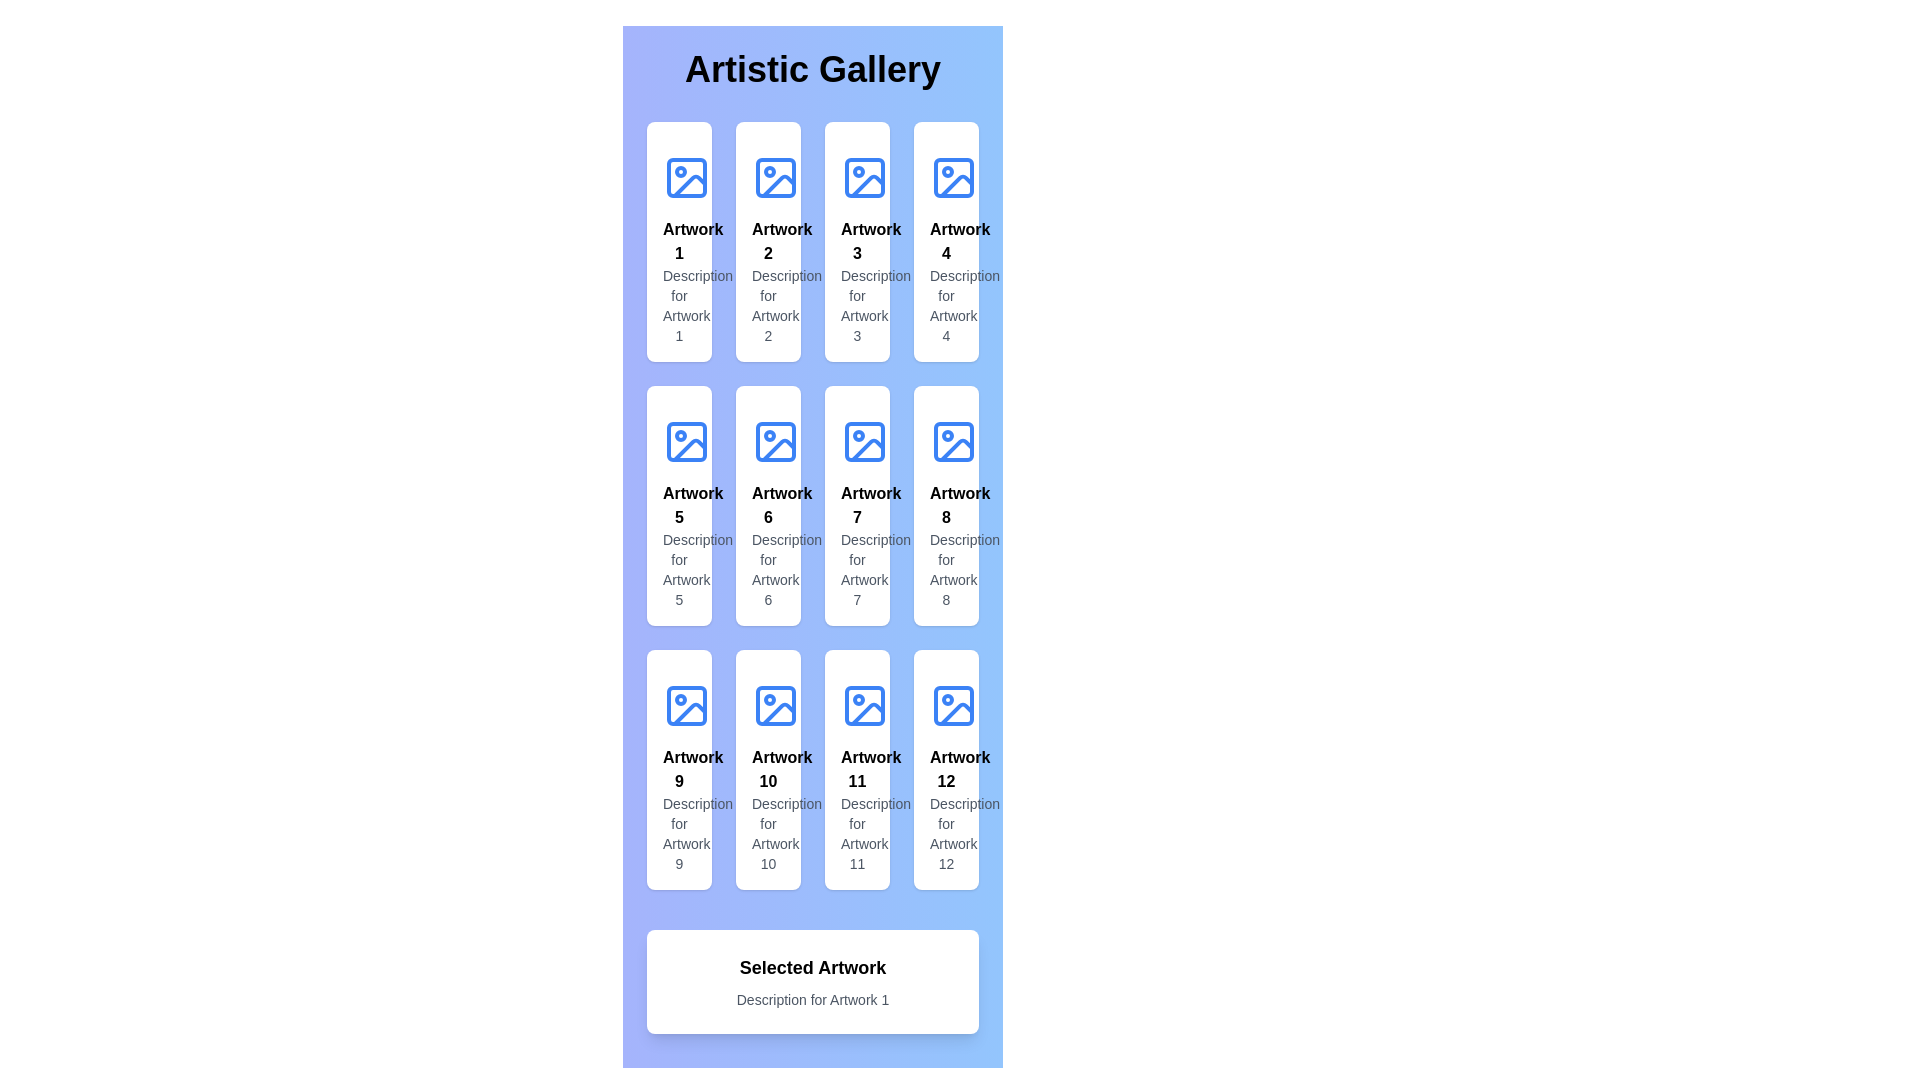  What do you see at coordinates (864, 441) in the screenshot?
I see `the artwork icon located in the third row and third column of the grid` at bounding box center [864, 441].